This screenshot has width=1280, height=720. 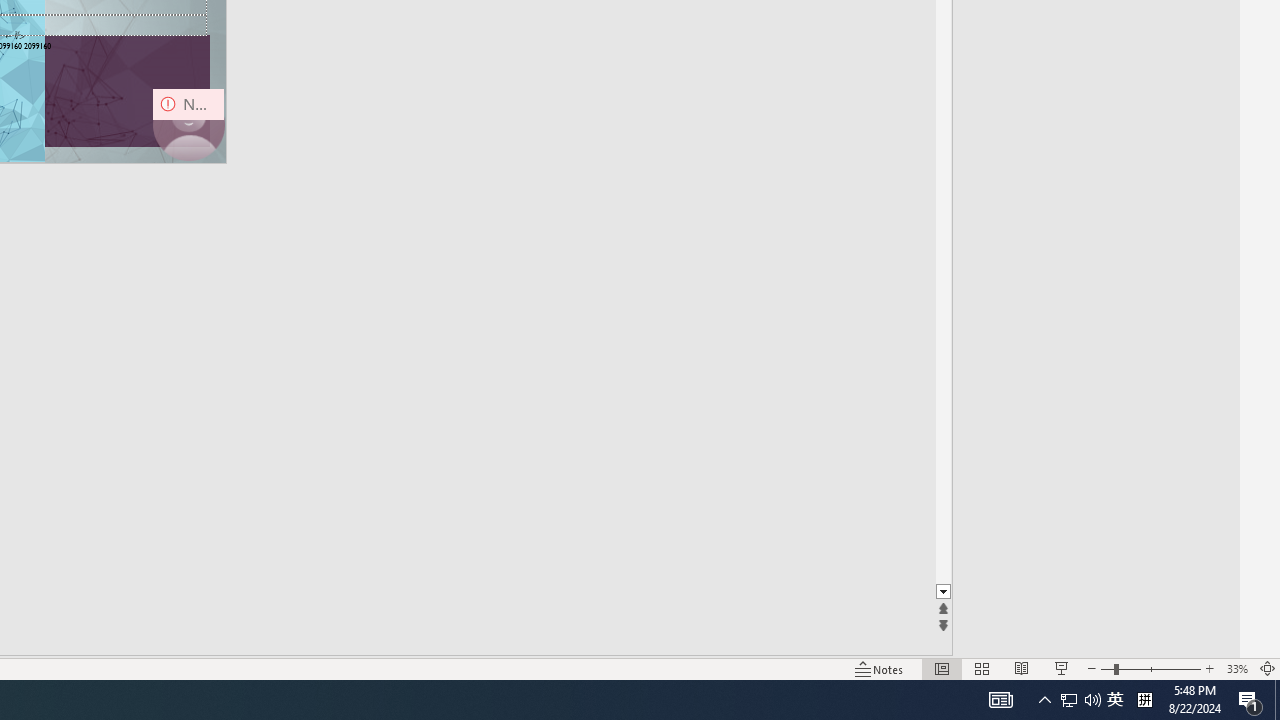 What do you see at coordinates (1060, 669) in the screenshot?
I see `'Slide Show'` at bounding box center [1060, 669].